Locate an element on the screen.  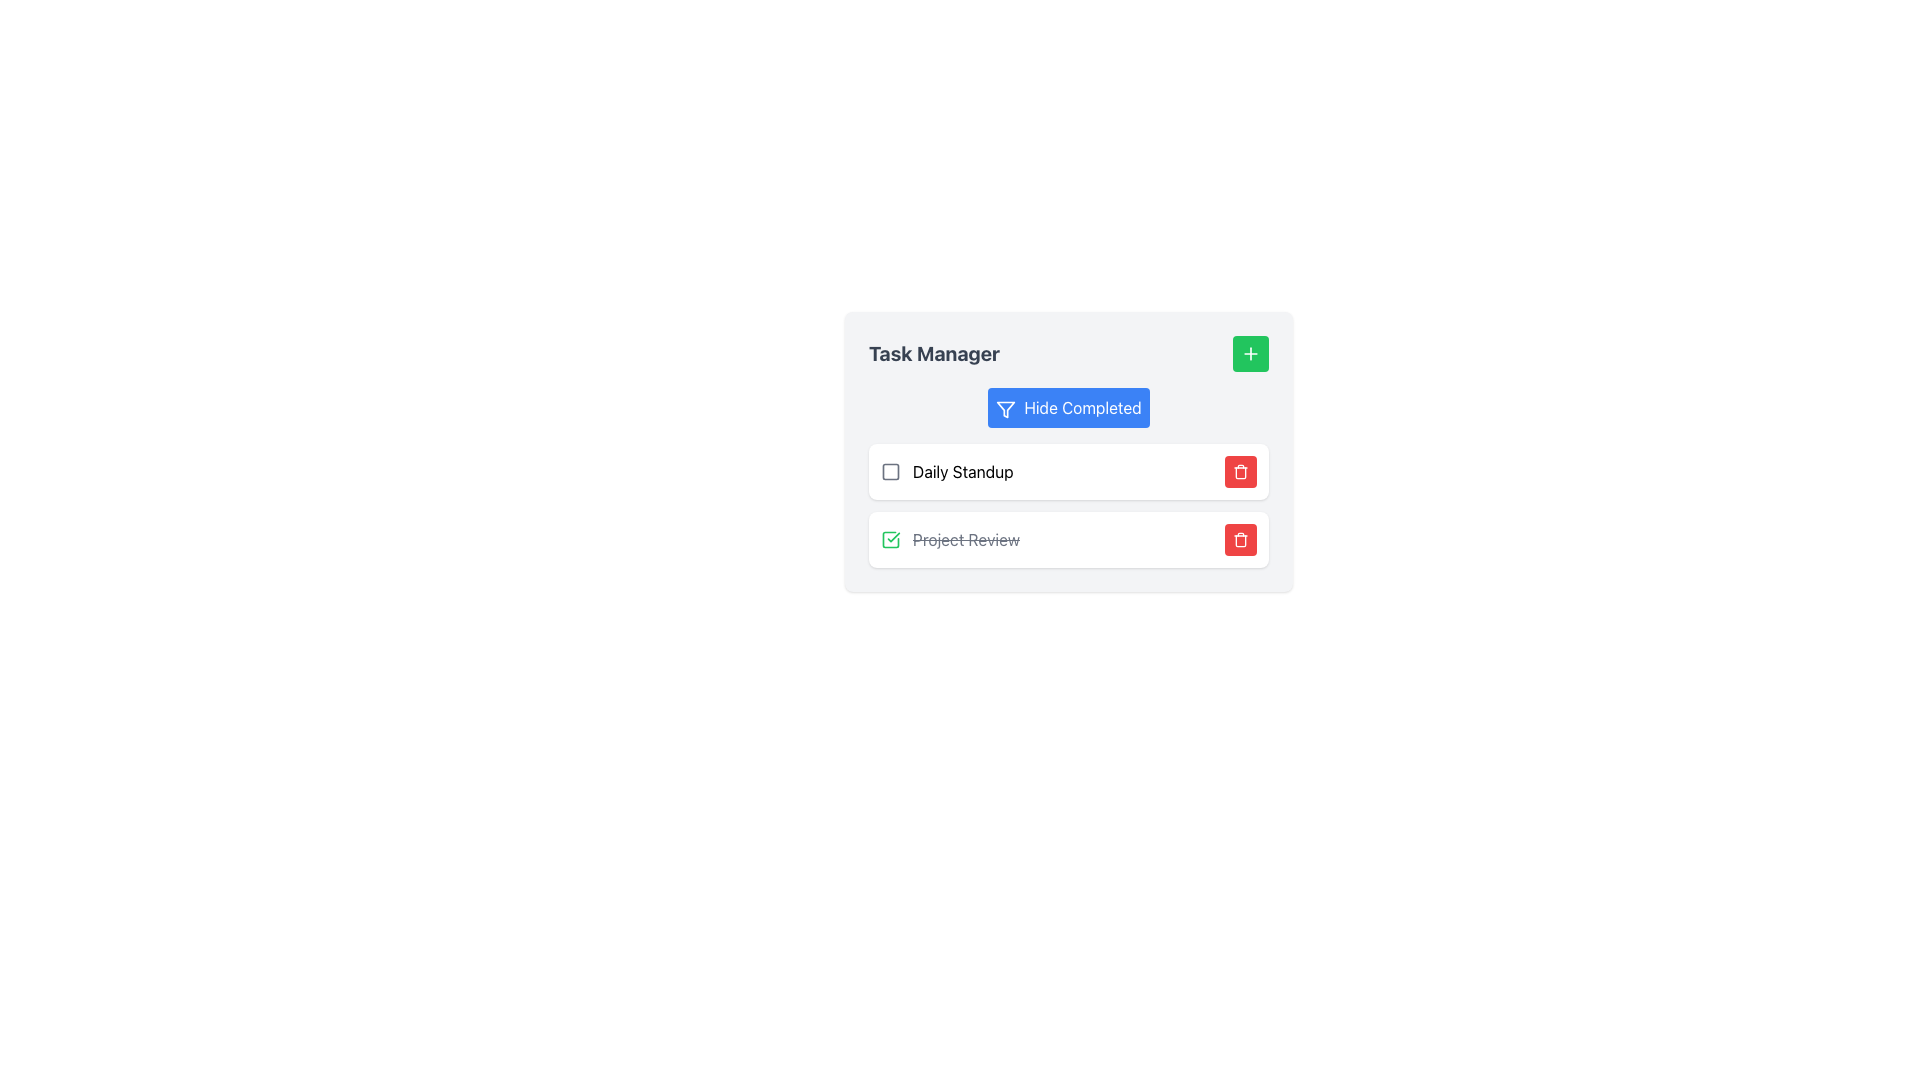
the visual feedback of the funnel icon located within the blue button labeled 'Hide Completed' in the top right section of the interface's card is located at coordinates (1006, 408).